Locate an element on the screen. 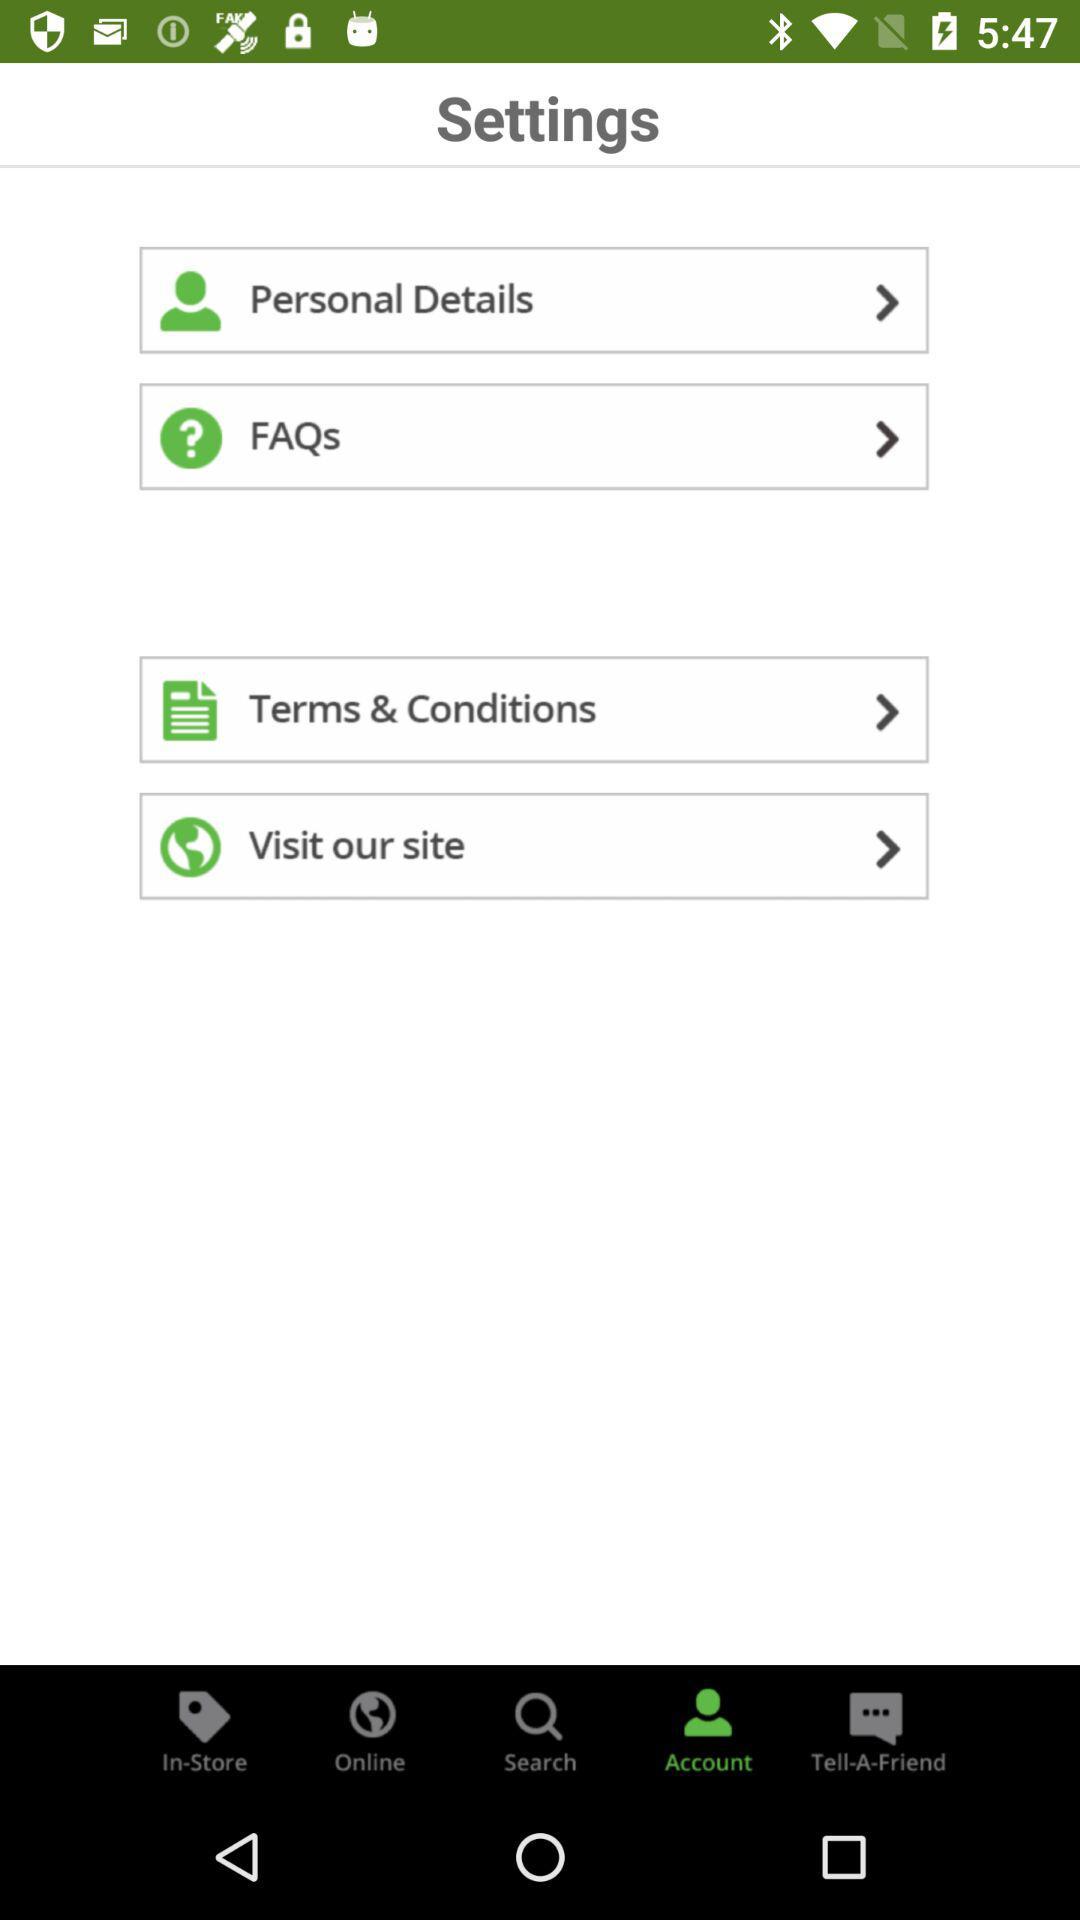 This screenshot has width=1080, height=1920. the chat icon is located at coordinates (874, 1728).